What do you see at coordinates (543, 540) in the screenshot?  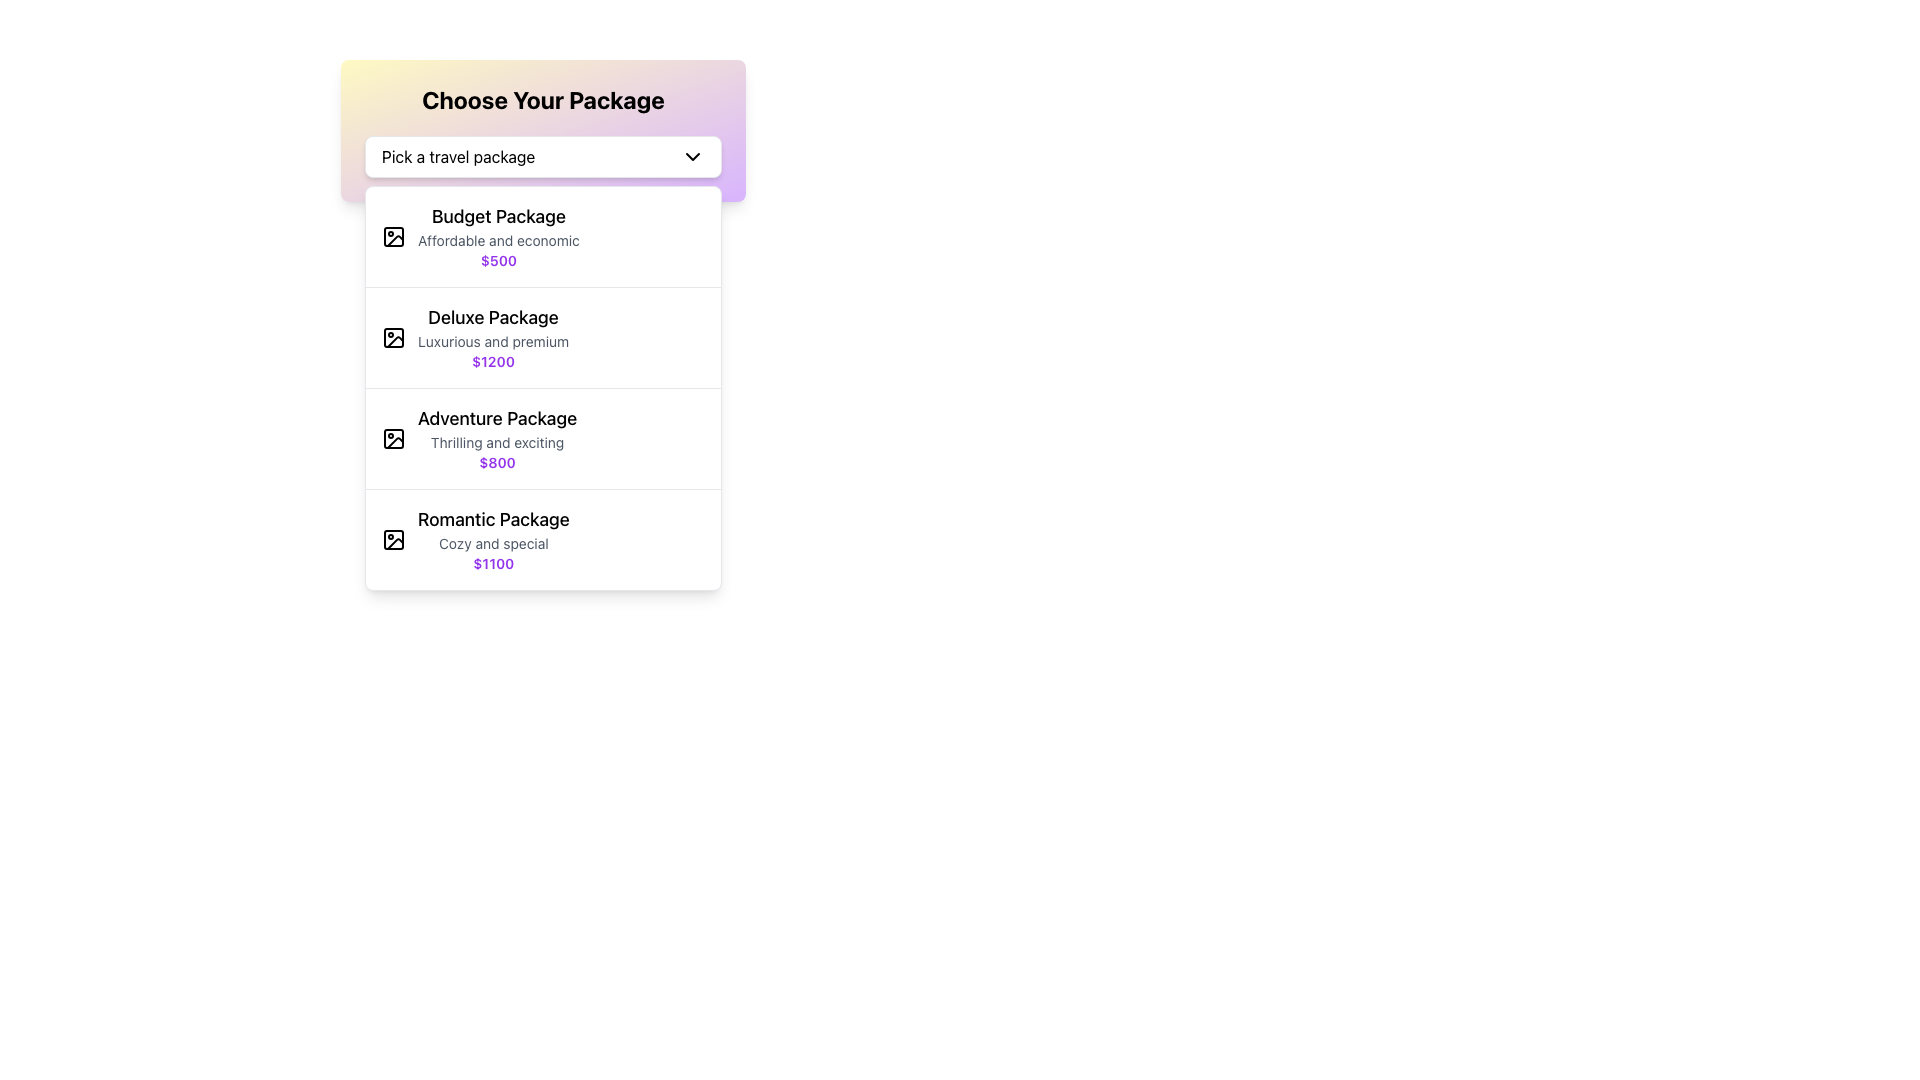 I see `the fourth item in the dropdown menu labeled 'Romantic Package' with the subtitle 'Cozy and special' and the price '$1100'` at bounding box center [543, 540].